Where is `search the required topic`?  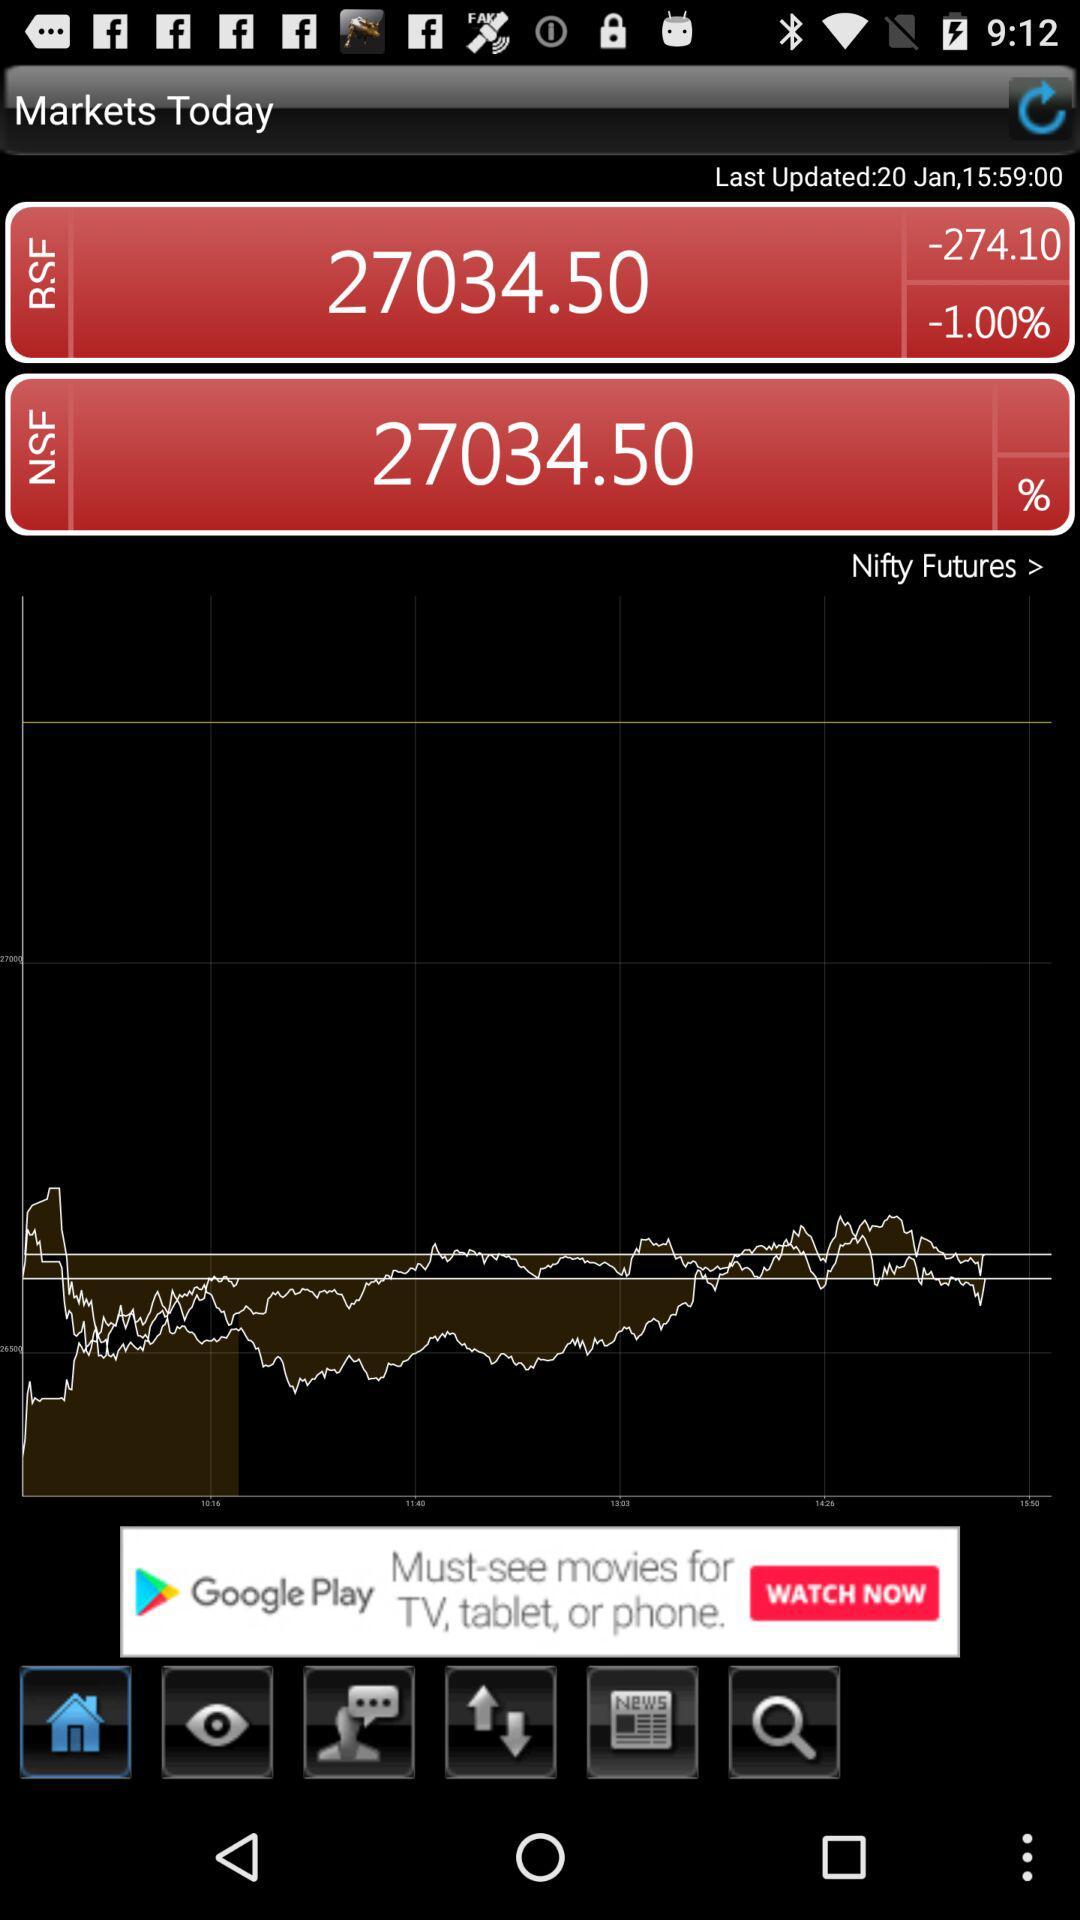
search the required topic is located at coordinates (783, 1727).